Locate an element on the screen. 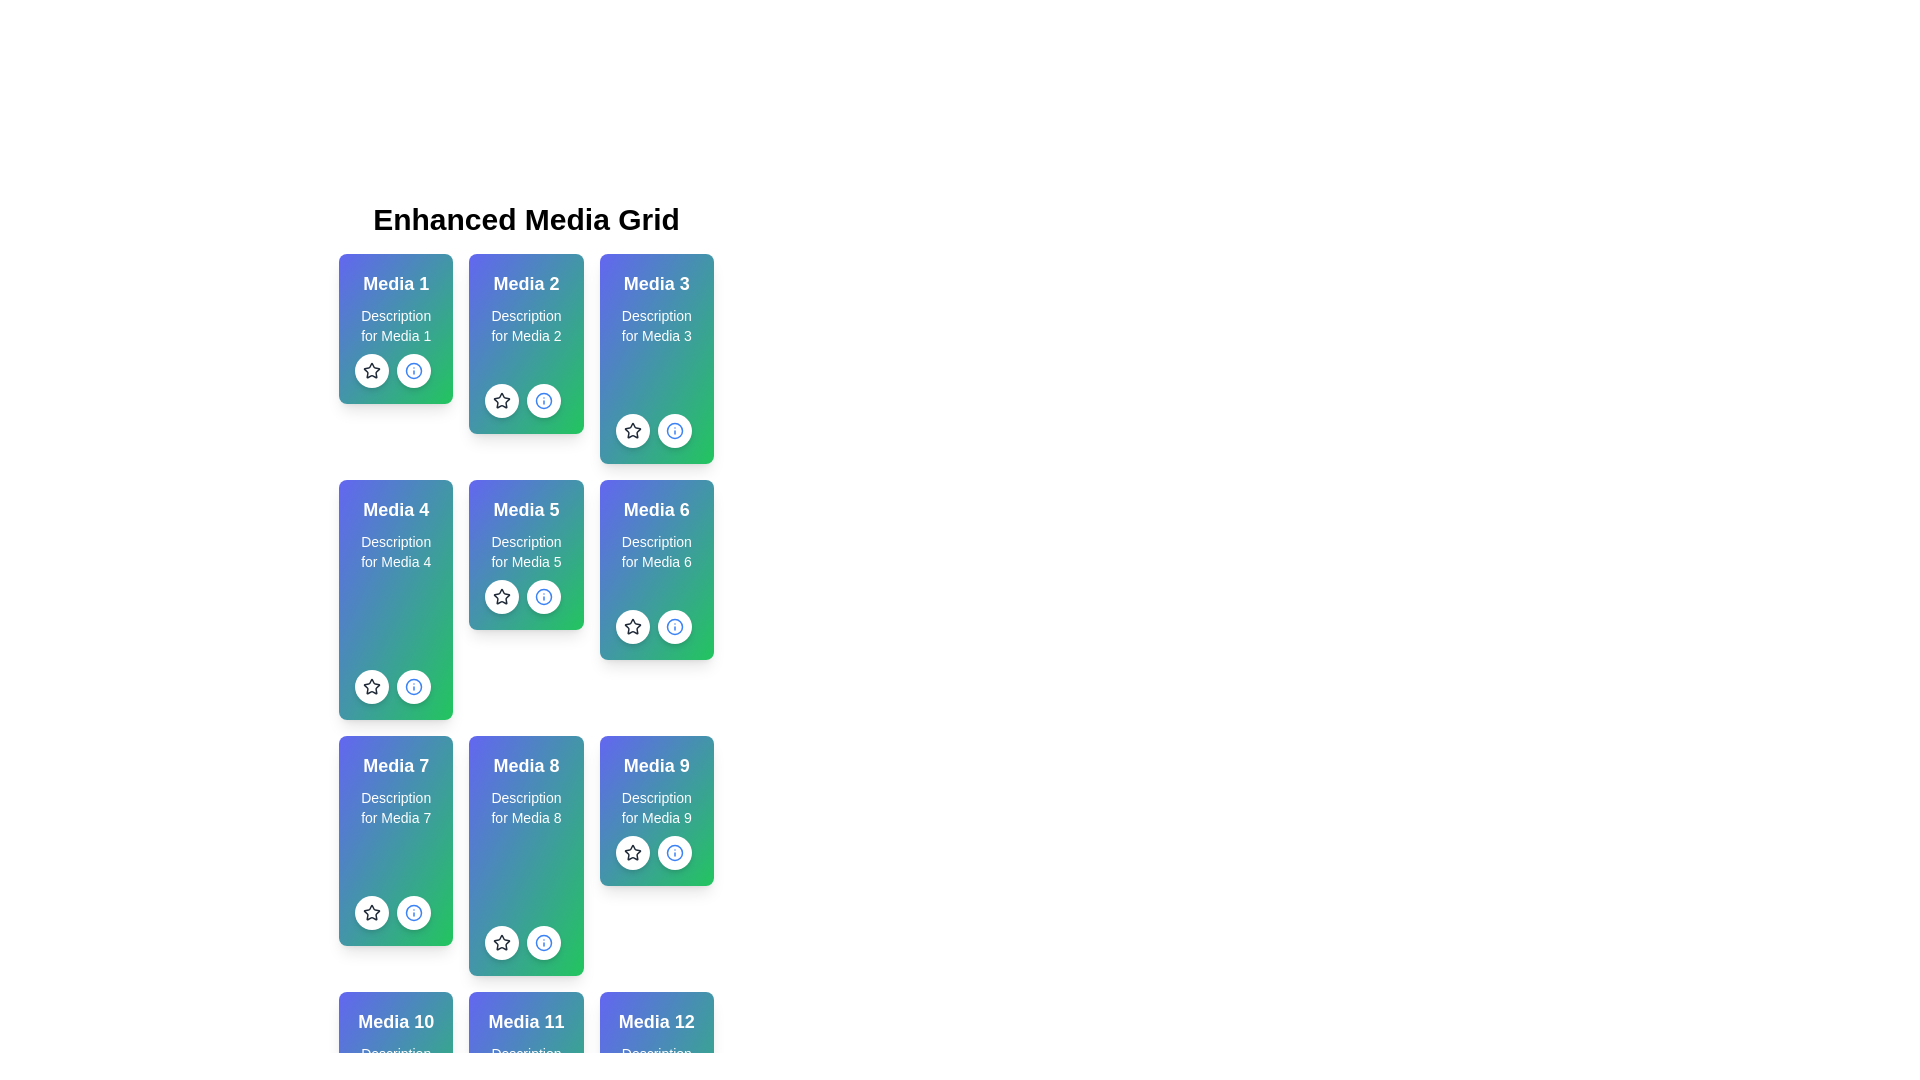 The image size is (1920, 1080). the star icon located in the lower-left corner of the second card in the Enhanced Media Grid to mark the media item as favorite is located at coordinates (502, 401).